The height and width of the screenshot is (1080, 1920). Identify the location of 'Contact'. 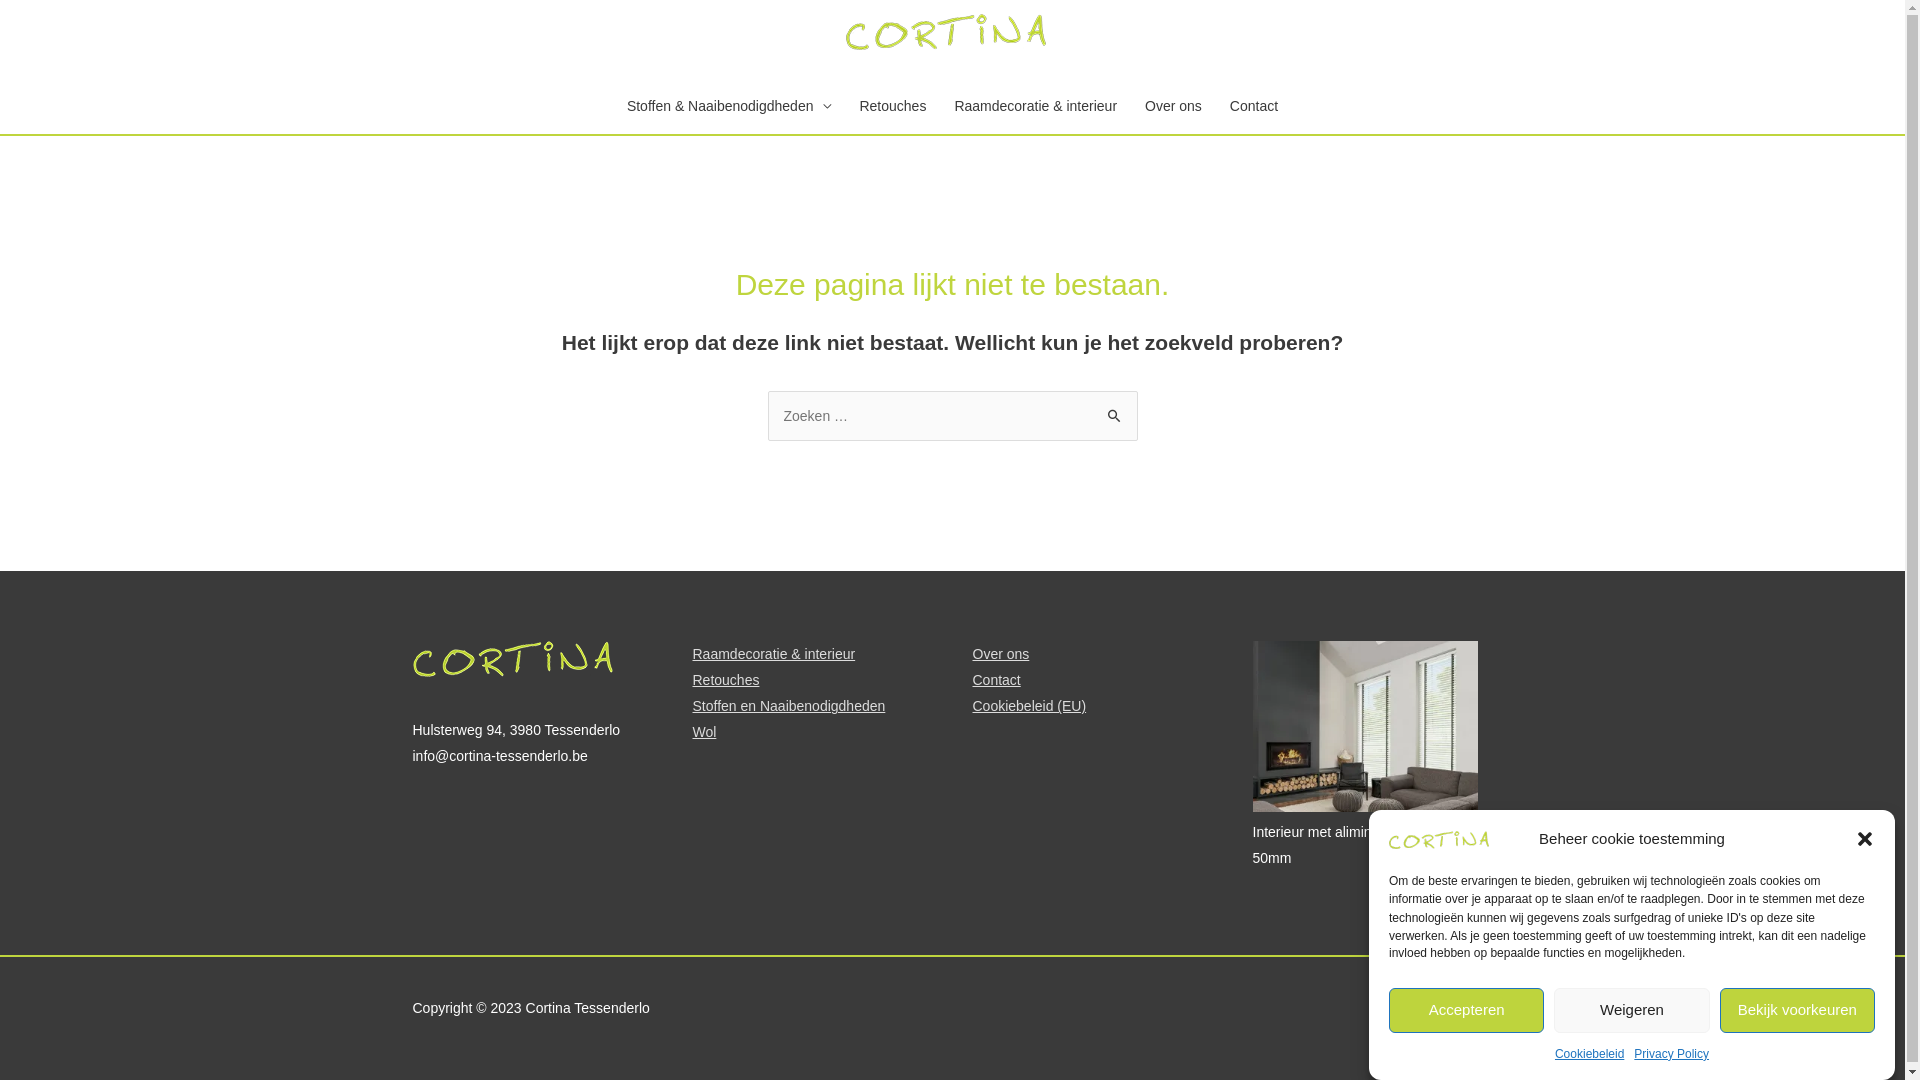
(1252, 105).